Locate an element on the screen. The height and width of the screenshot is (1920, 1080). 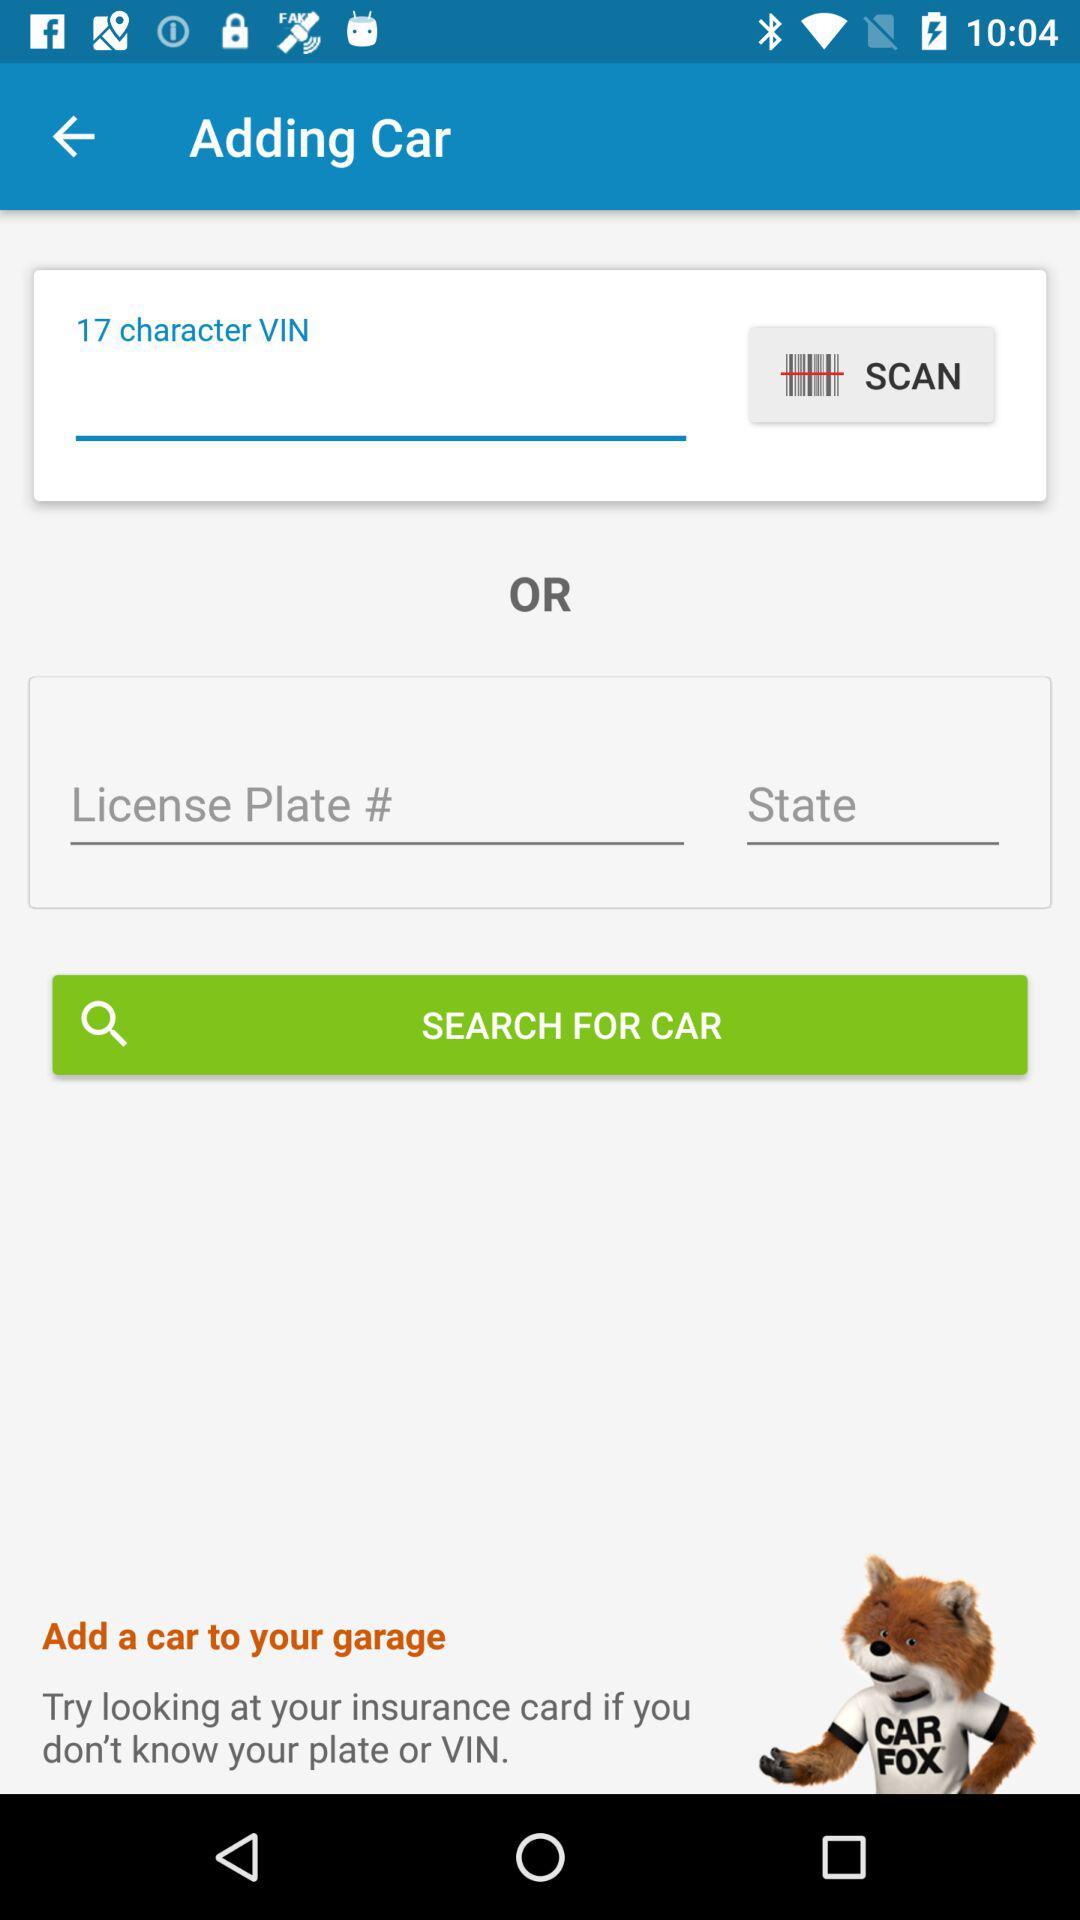
code enter is located at coordinates (381, 399).